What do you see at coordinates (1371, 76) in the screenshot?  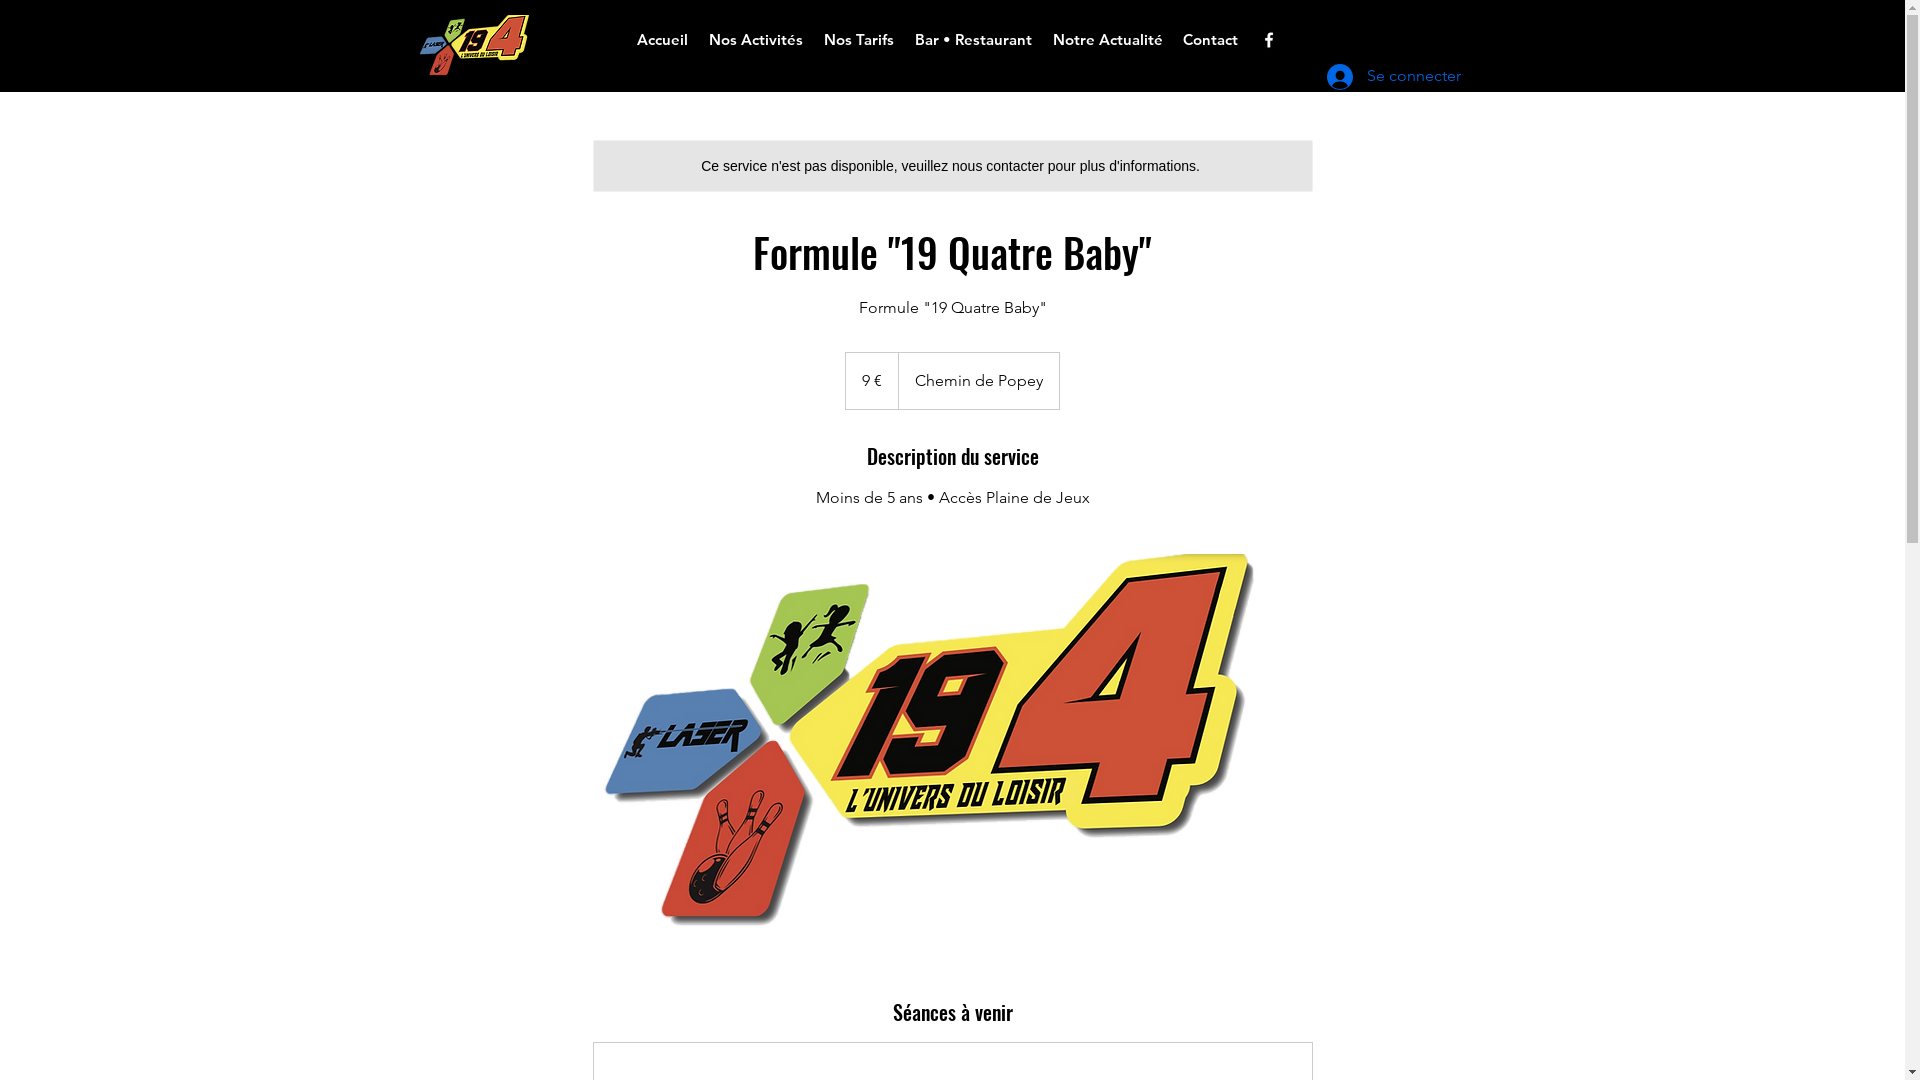 I see `'Se connecter'` at bounding box center [1371, 76].